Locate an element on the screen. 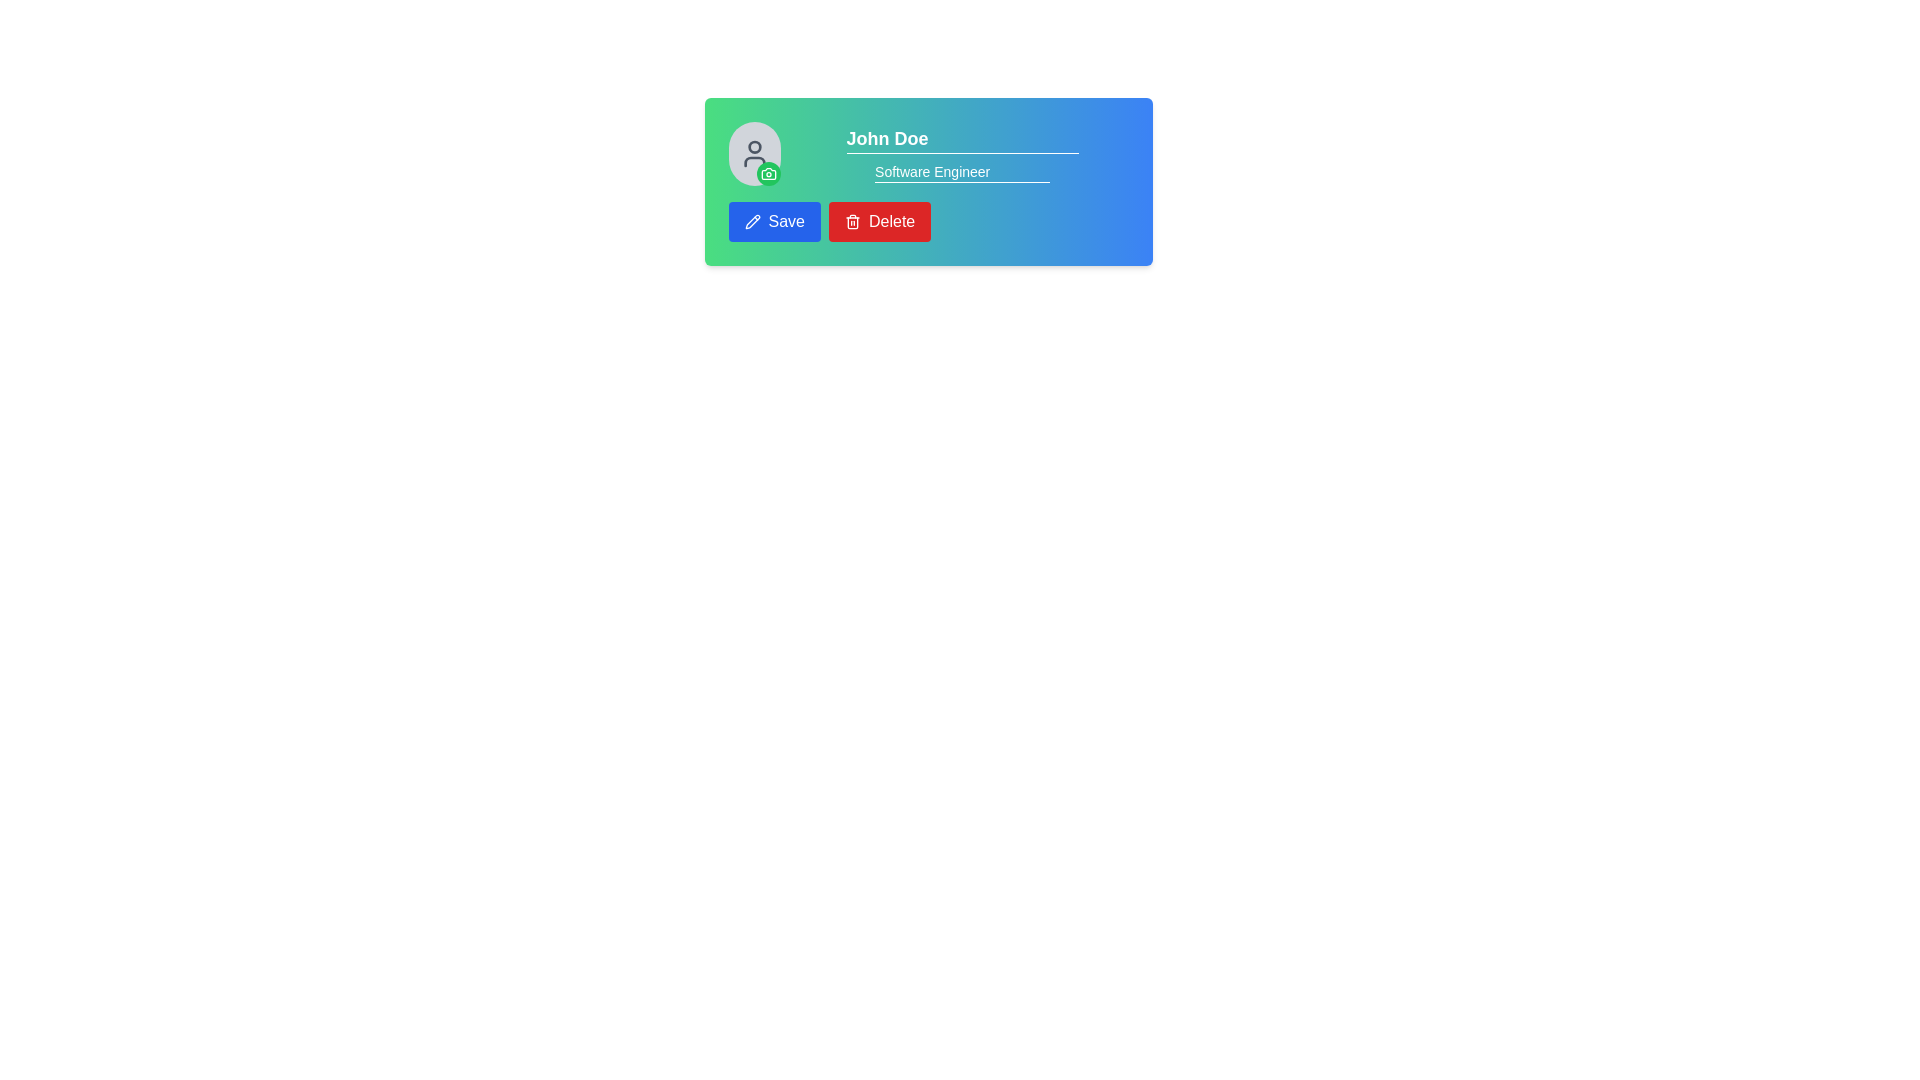  the trash icon located to the right of the blue 'Save' button, which is inside the red 'Delete' button in the user profile interface is located at coordinates (853, 222).